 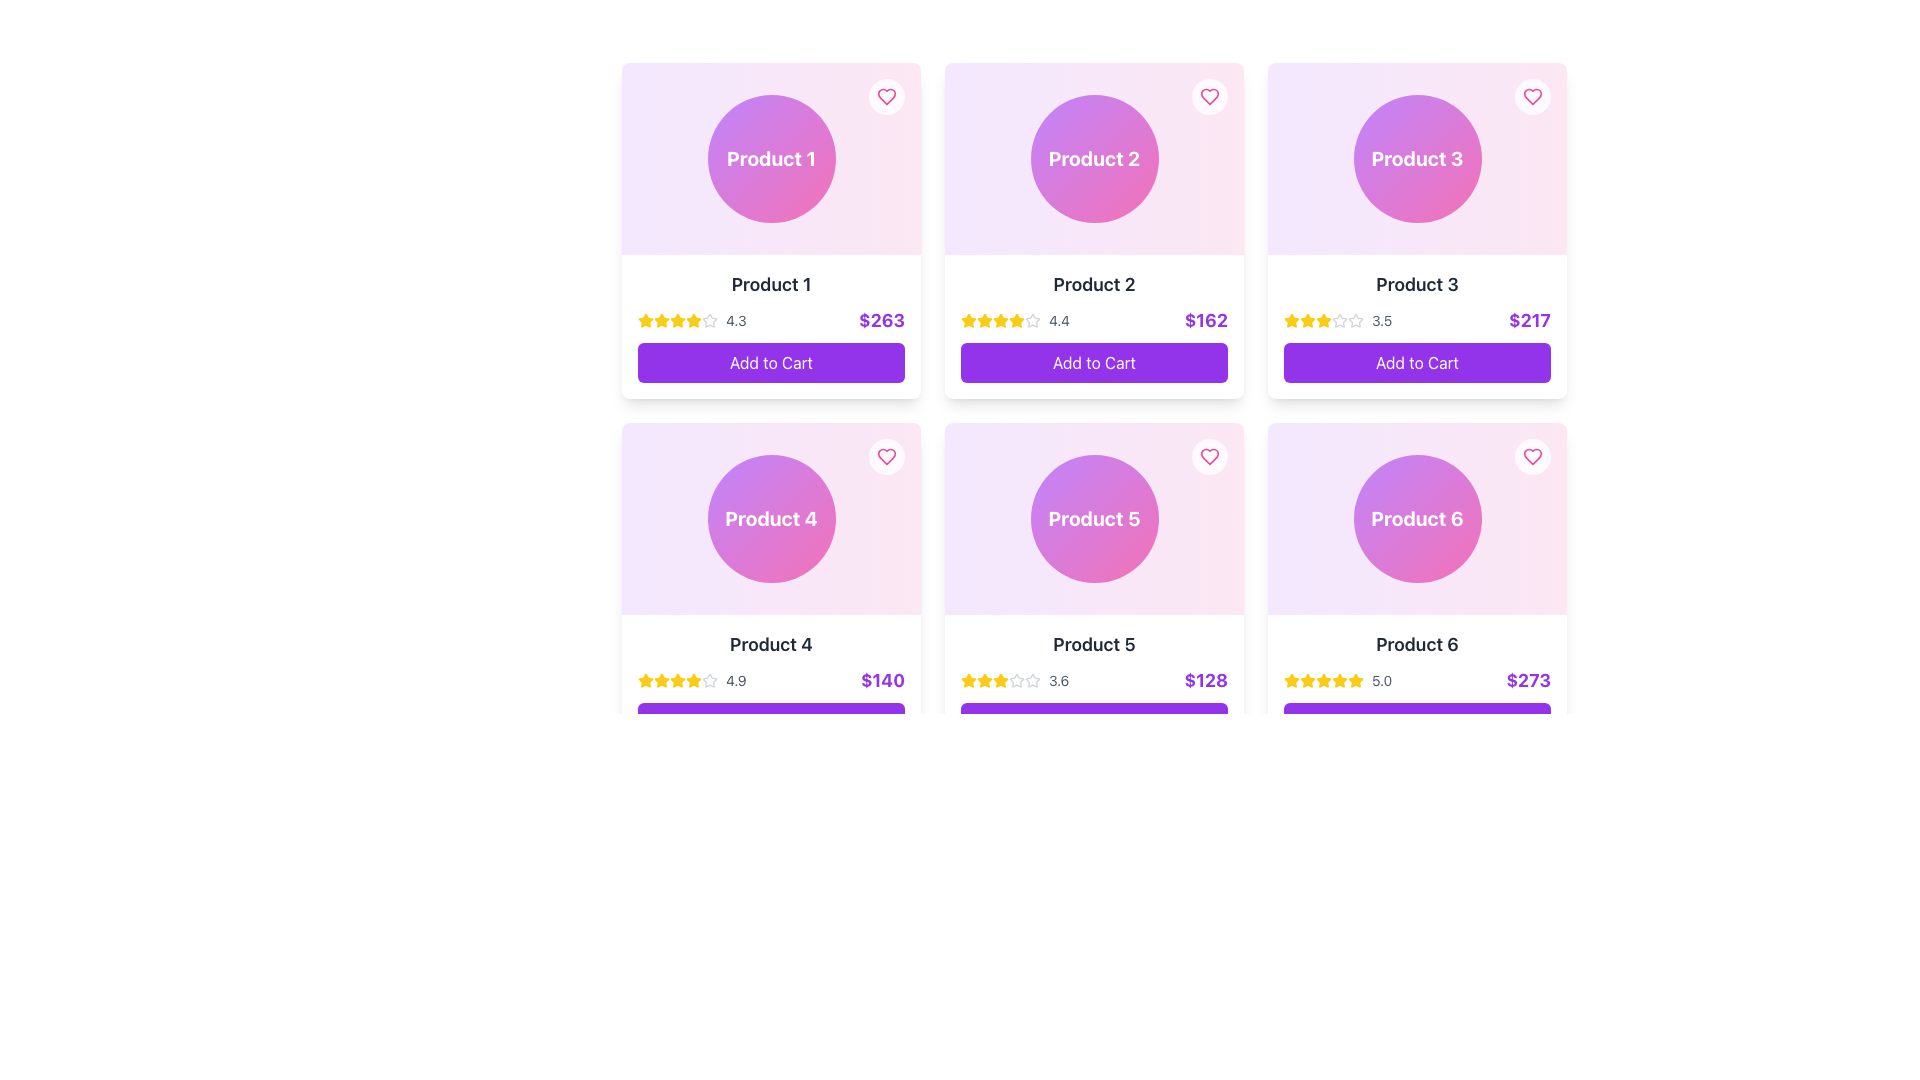 What do you see at coordinates (1416, 319) in the screenshot?
I see `the Rating and price display for 'Product 3'` at bounding box center [1416, 319].